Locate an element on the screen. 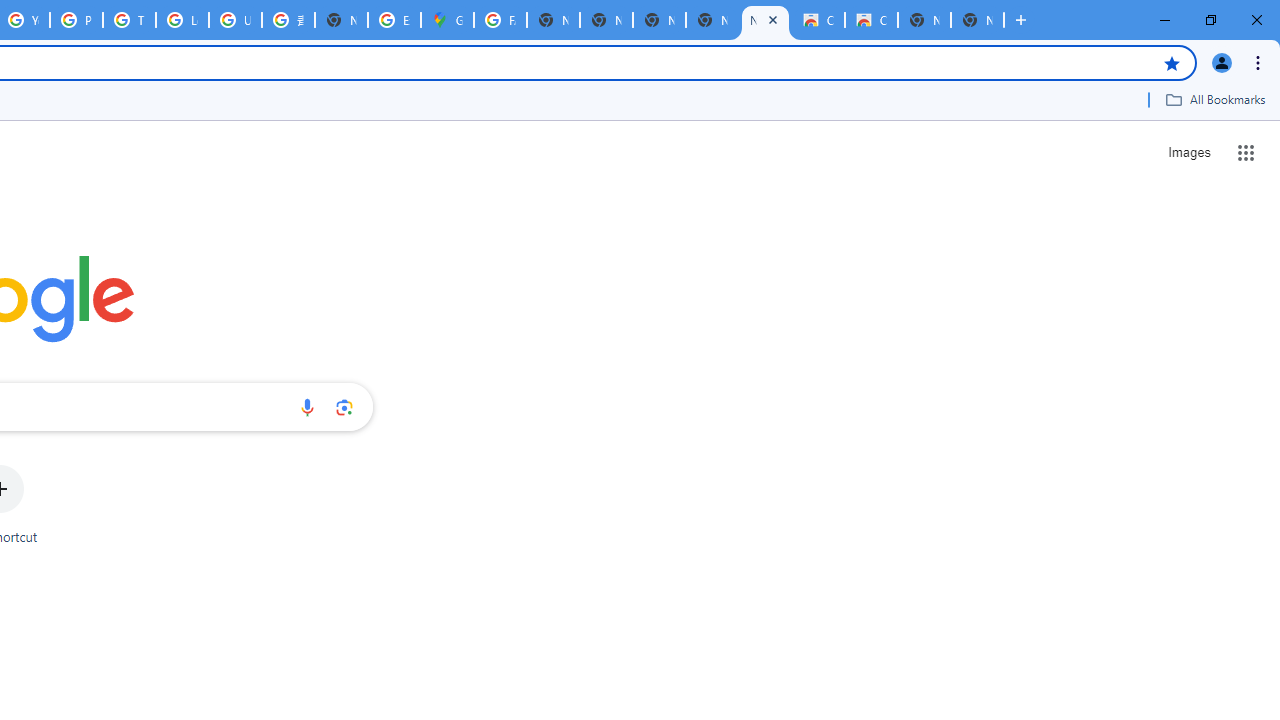  'Tips & tricks for Chrome - Google Chrome Help' is located at coordinates (128, 20).